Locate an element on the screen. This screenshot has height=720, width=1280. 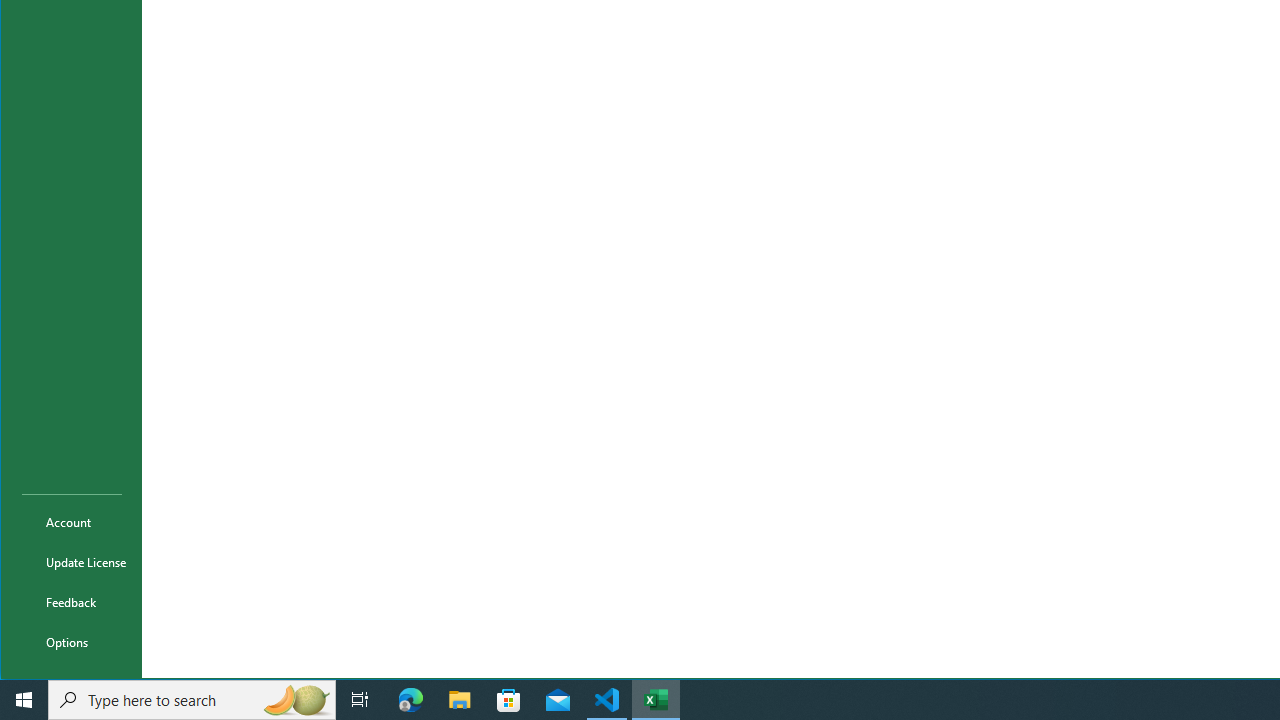
'Search highlights icon opens search home window' is located at coordinates (294, 698).